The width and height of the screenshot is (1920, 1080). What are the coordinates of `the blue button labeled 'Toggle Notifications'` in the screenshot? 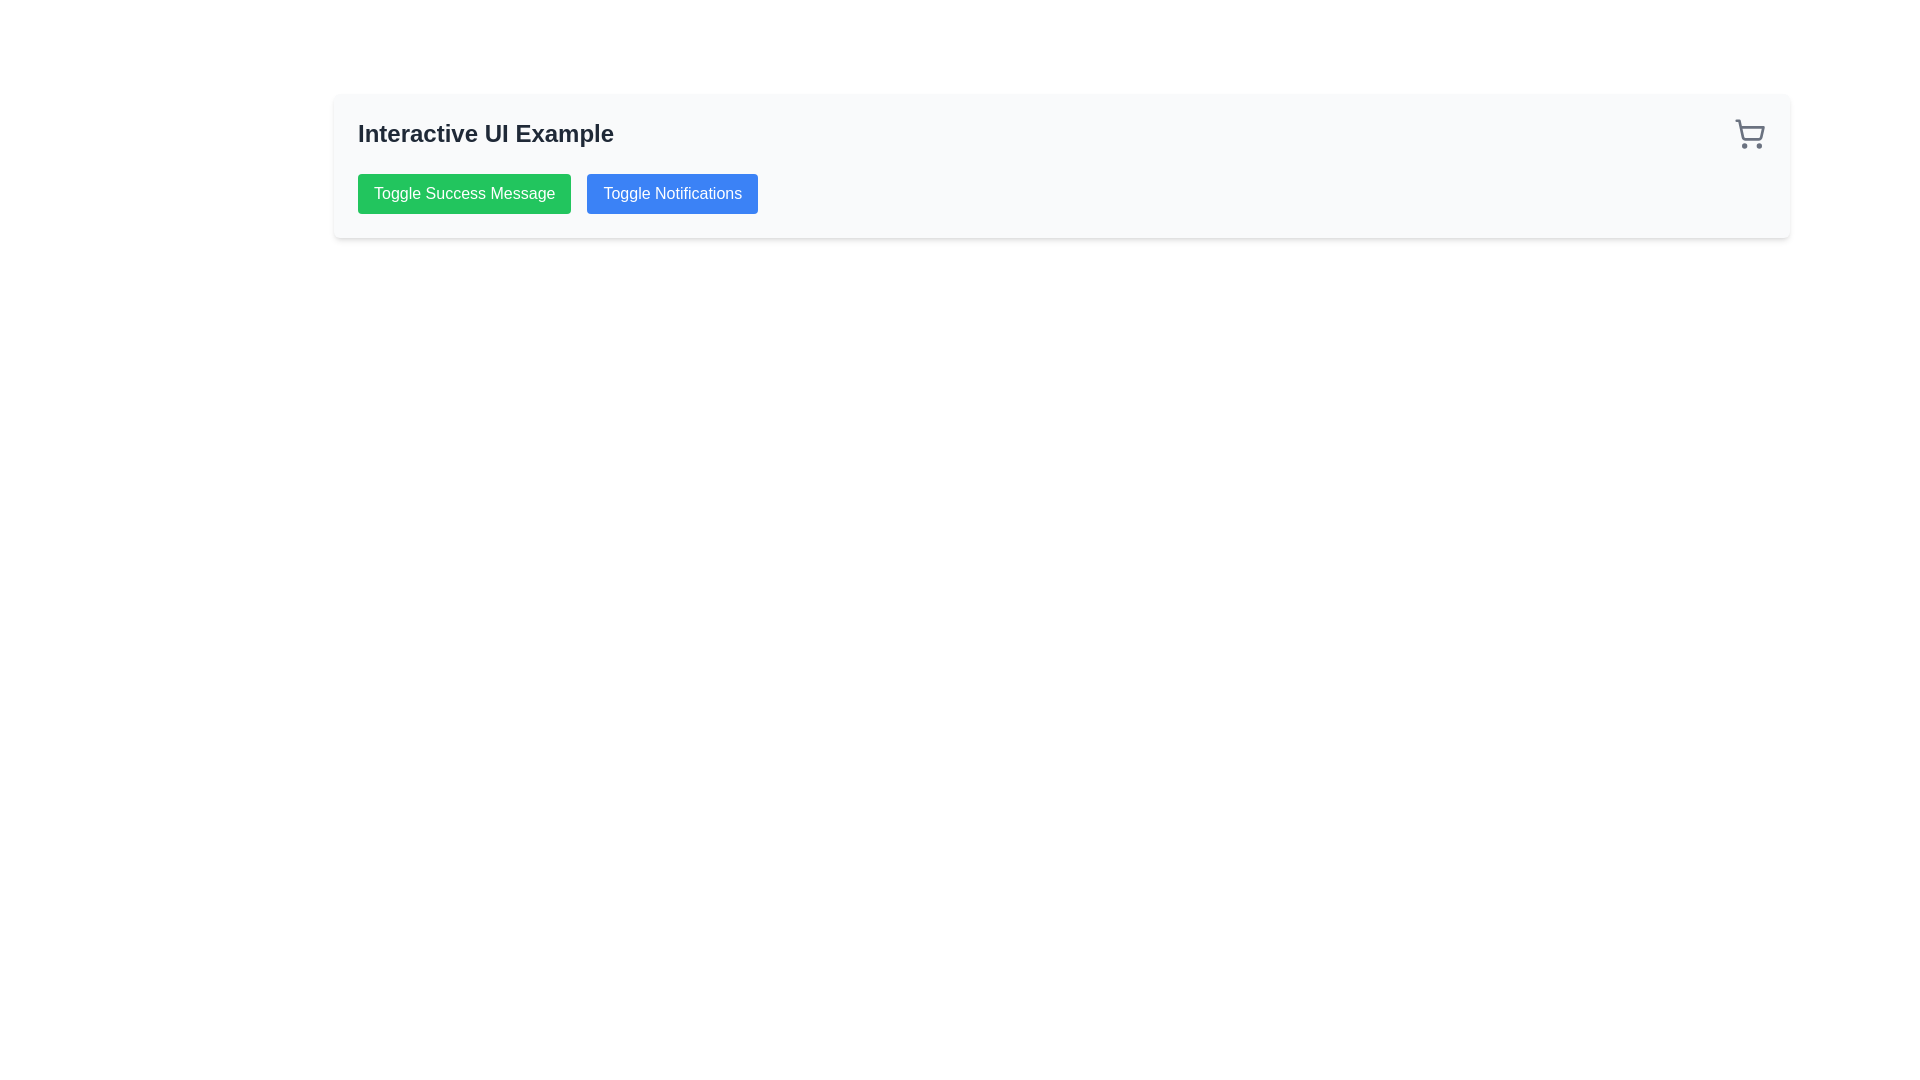 It's located at (672, 193).